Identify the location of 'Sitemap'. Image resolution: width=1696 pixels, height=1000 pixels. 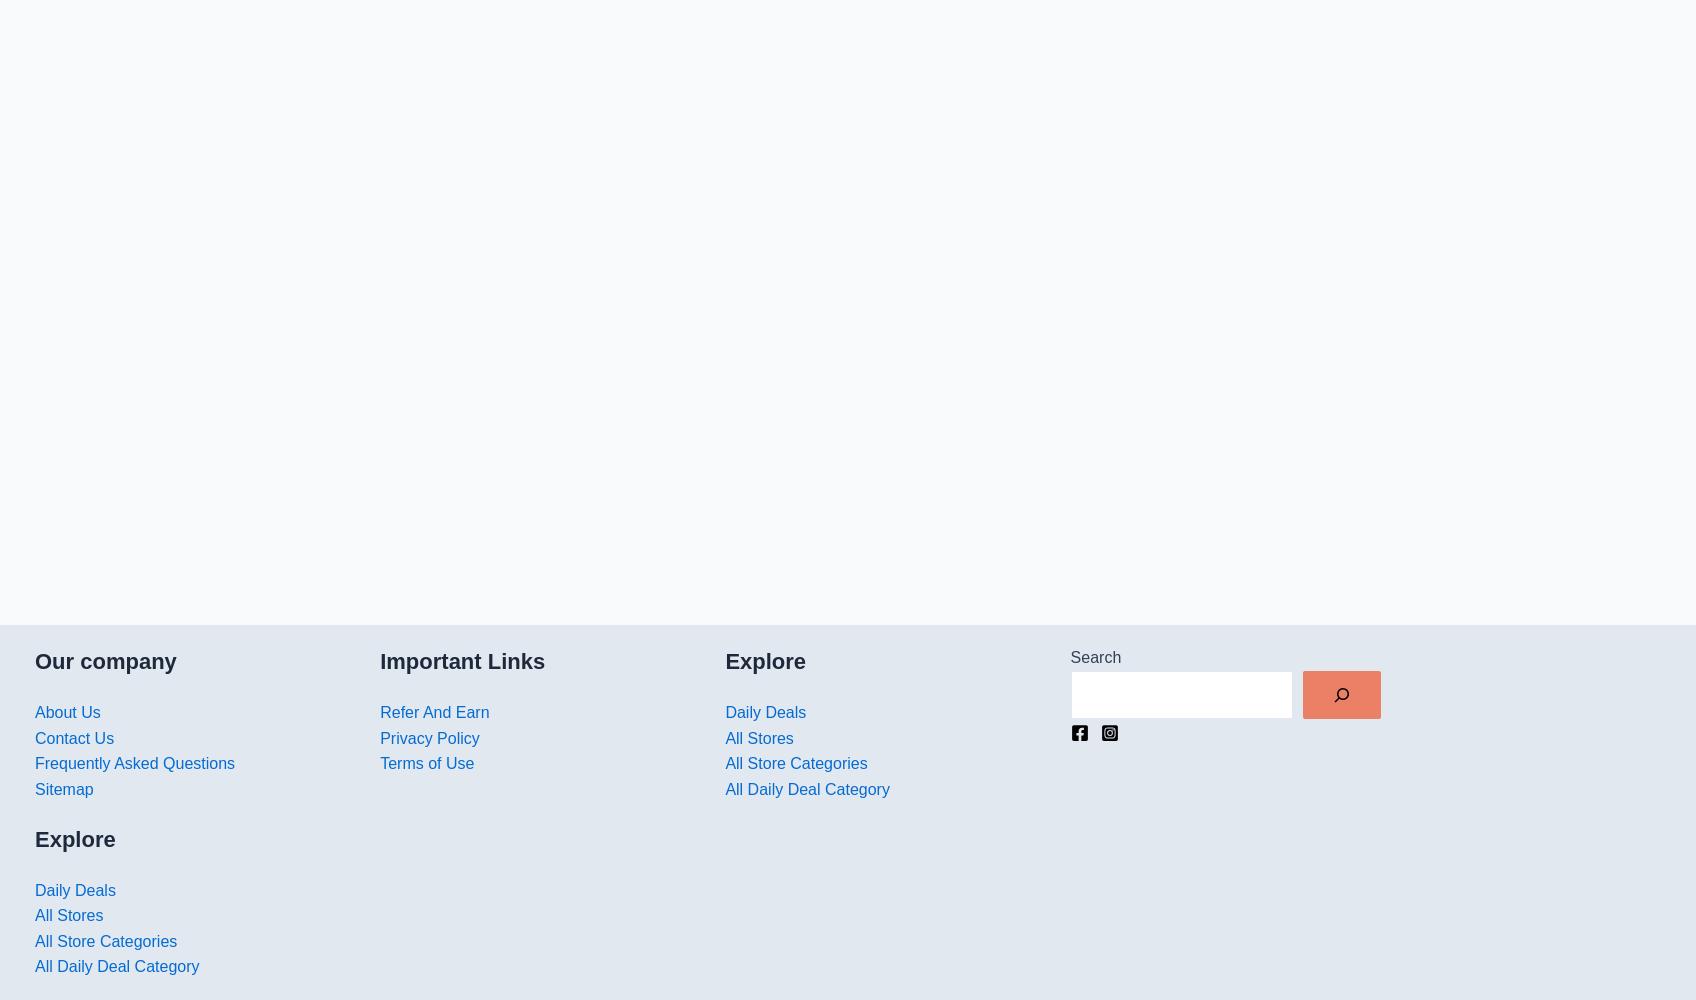
(63, 789).